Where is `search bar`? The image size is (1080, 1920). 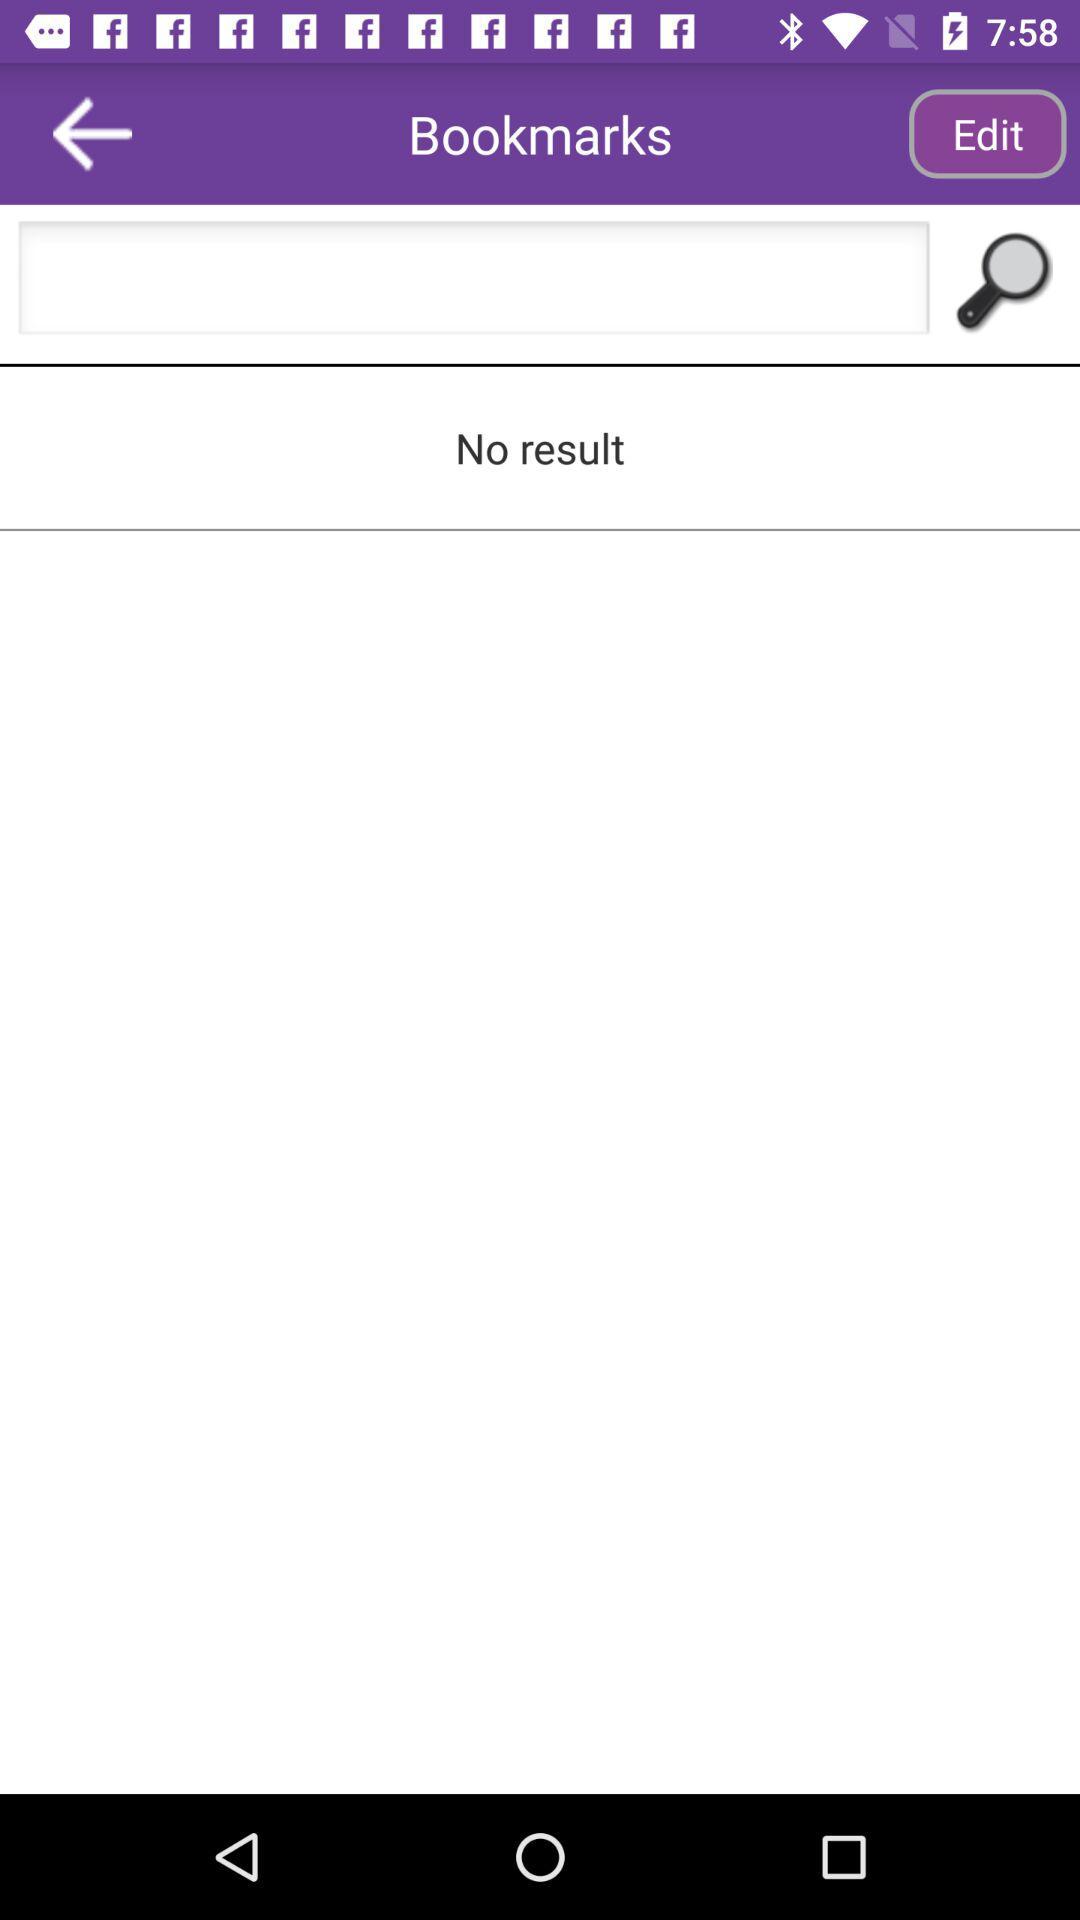
search bar is located at coordinates (474, 283).